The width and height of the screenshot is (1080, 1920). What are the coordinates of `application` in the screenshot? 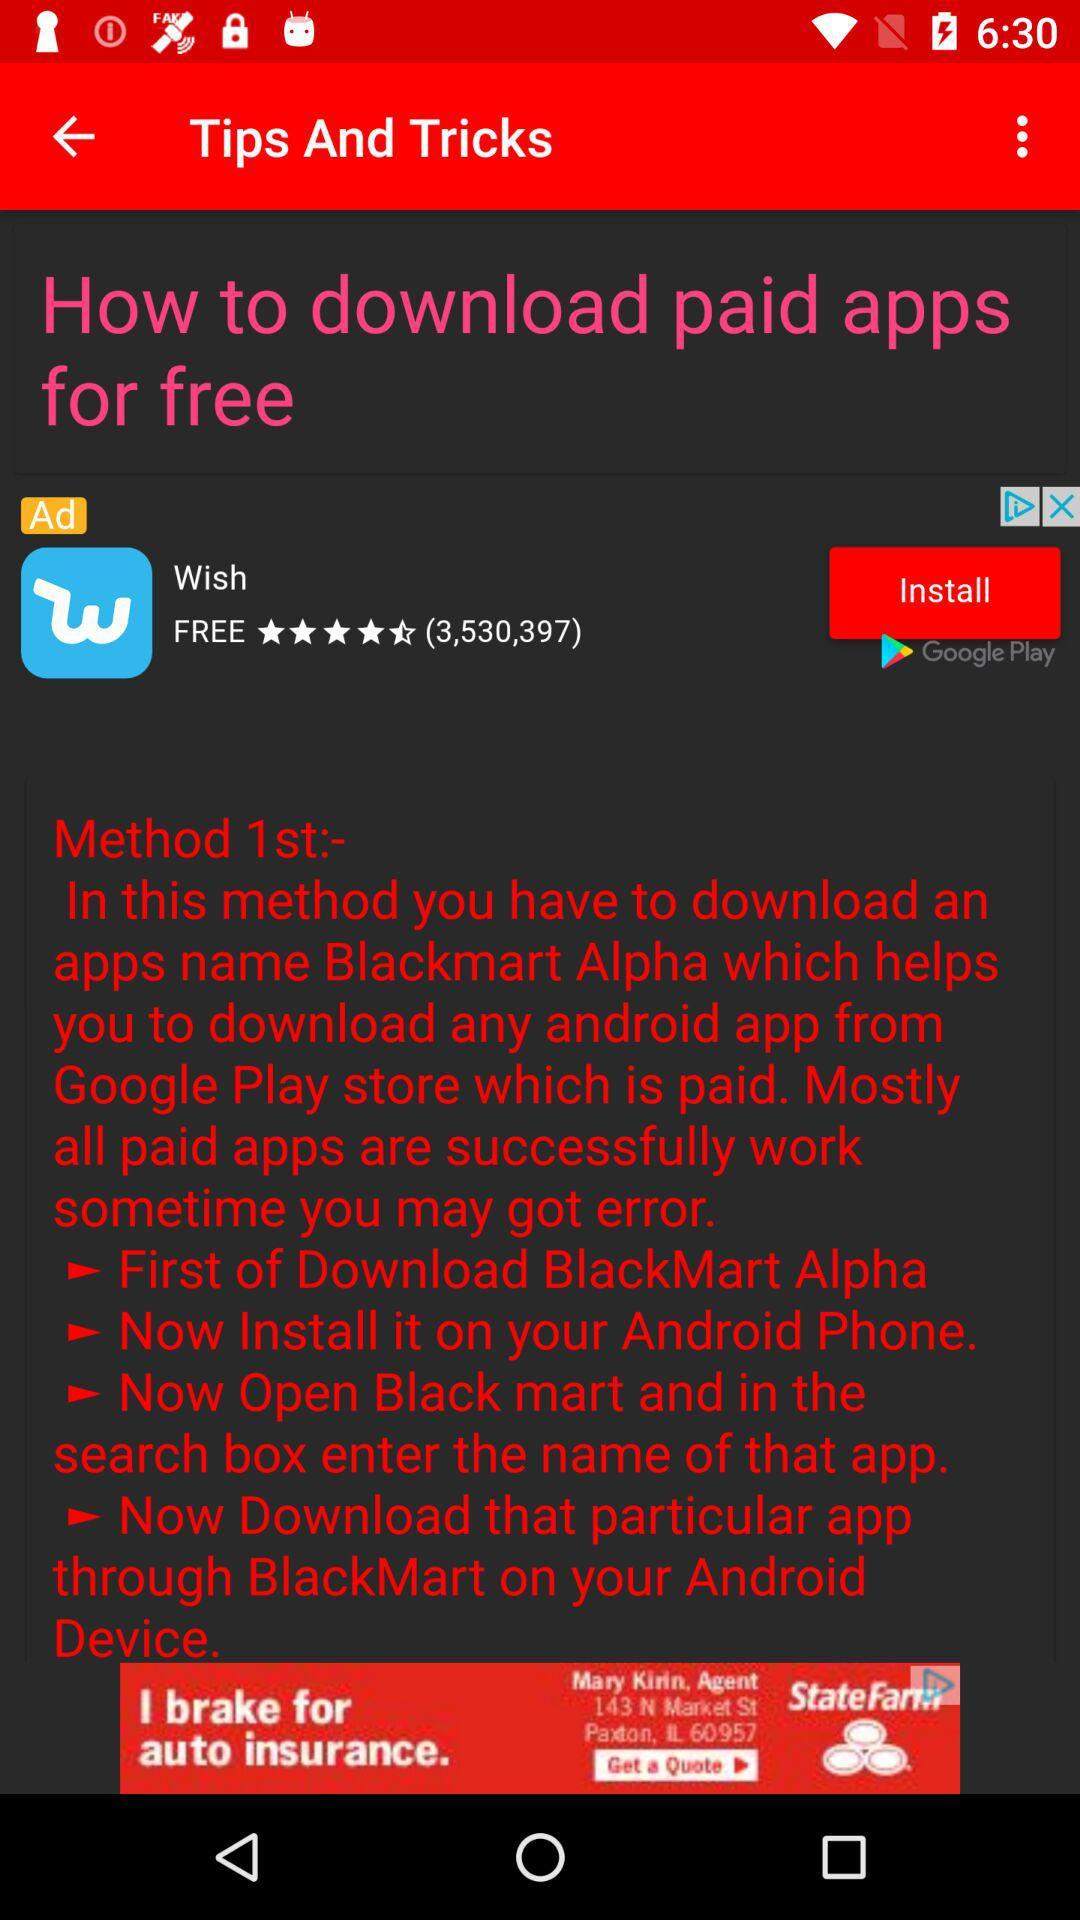 It's located at (540, 590).